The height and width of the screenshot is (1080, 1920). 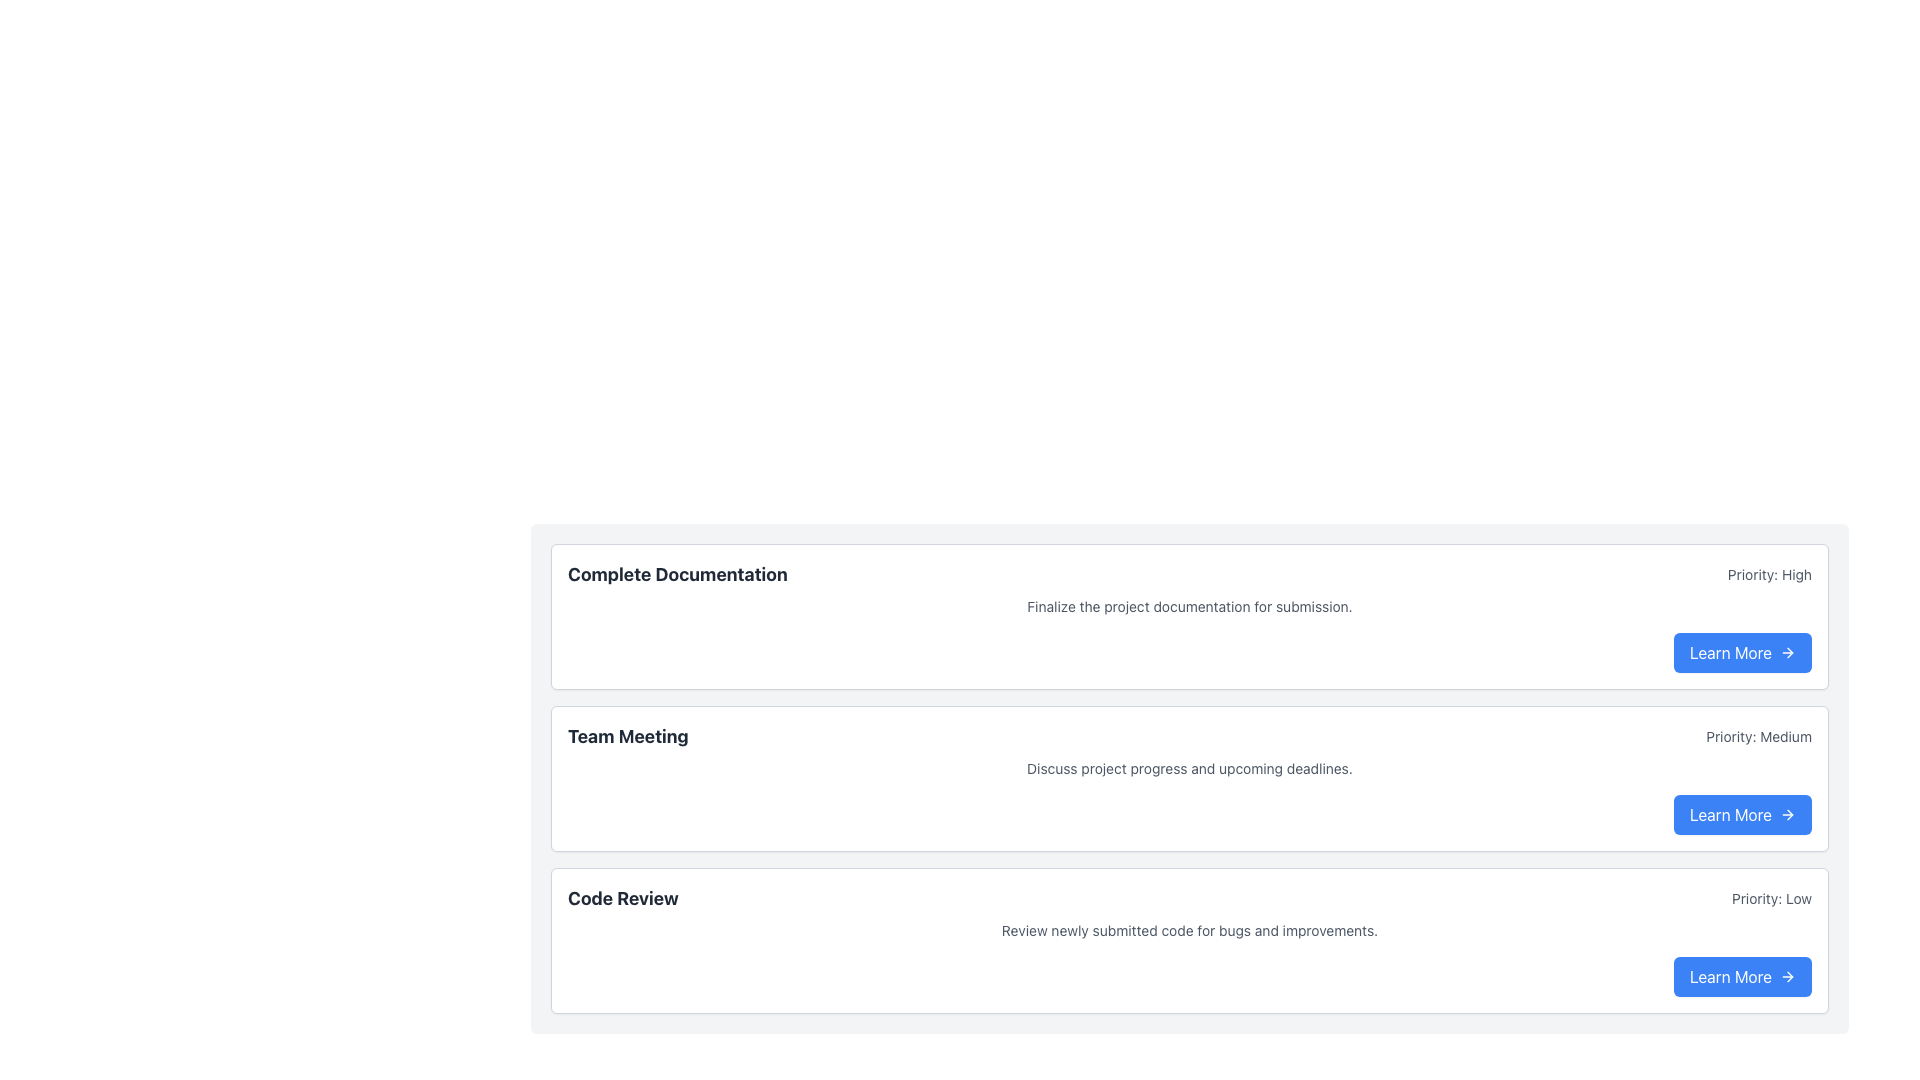 What do you see at coordinates (1741, 652) in the screenshot?
I see `the 'Learn More' button with text on a blue background in the first row labeled 'Complete Documentation'` at bounding box center [1741, 652].